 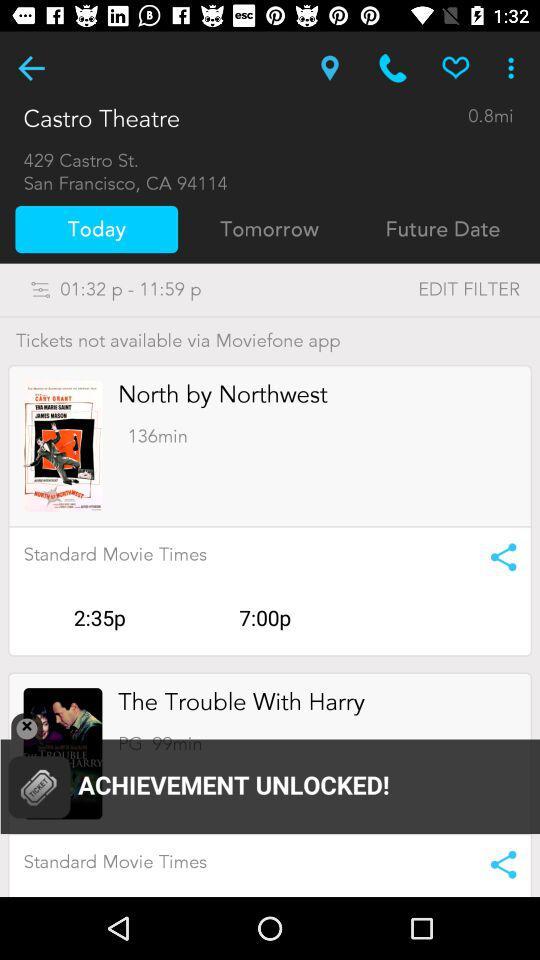 I want to click on advertisement image, so click(x=63, y=446).